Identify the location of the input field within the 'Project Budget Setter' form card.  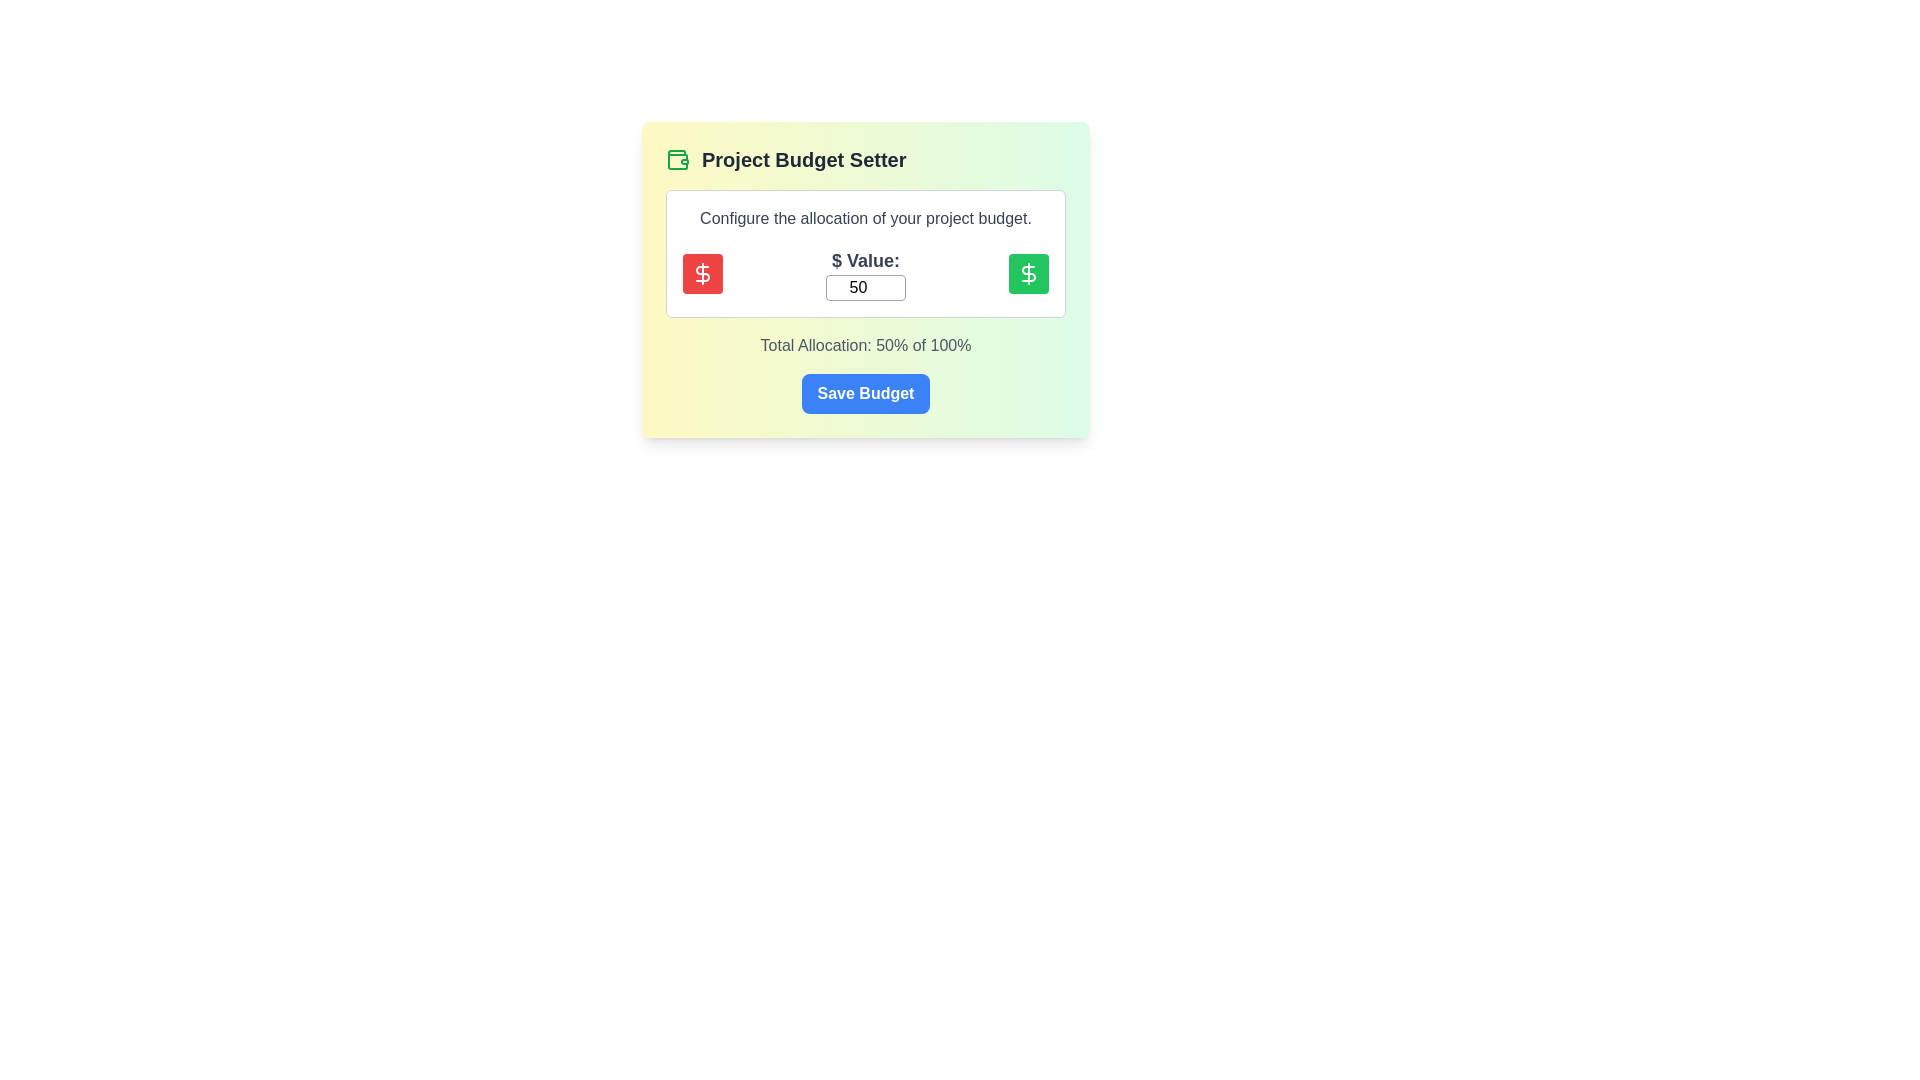
(865, 273).